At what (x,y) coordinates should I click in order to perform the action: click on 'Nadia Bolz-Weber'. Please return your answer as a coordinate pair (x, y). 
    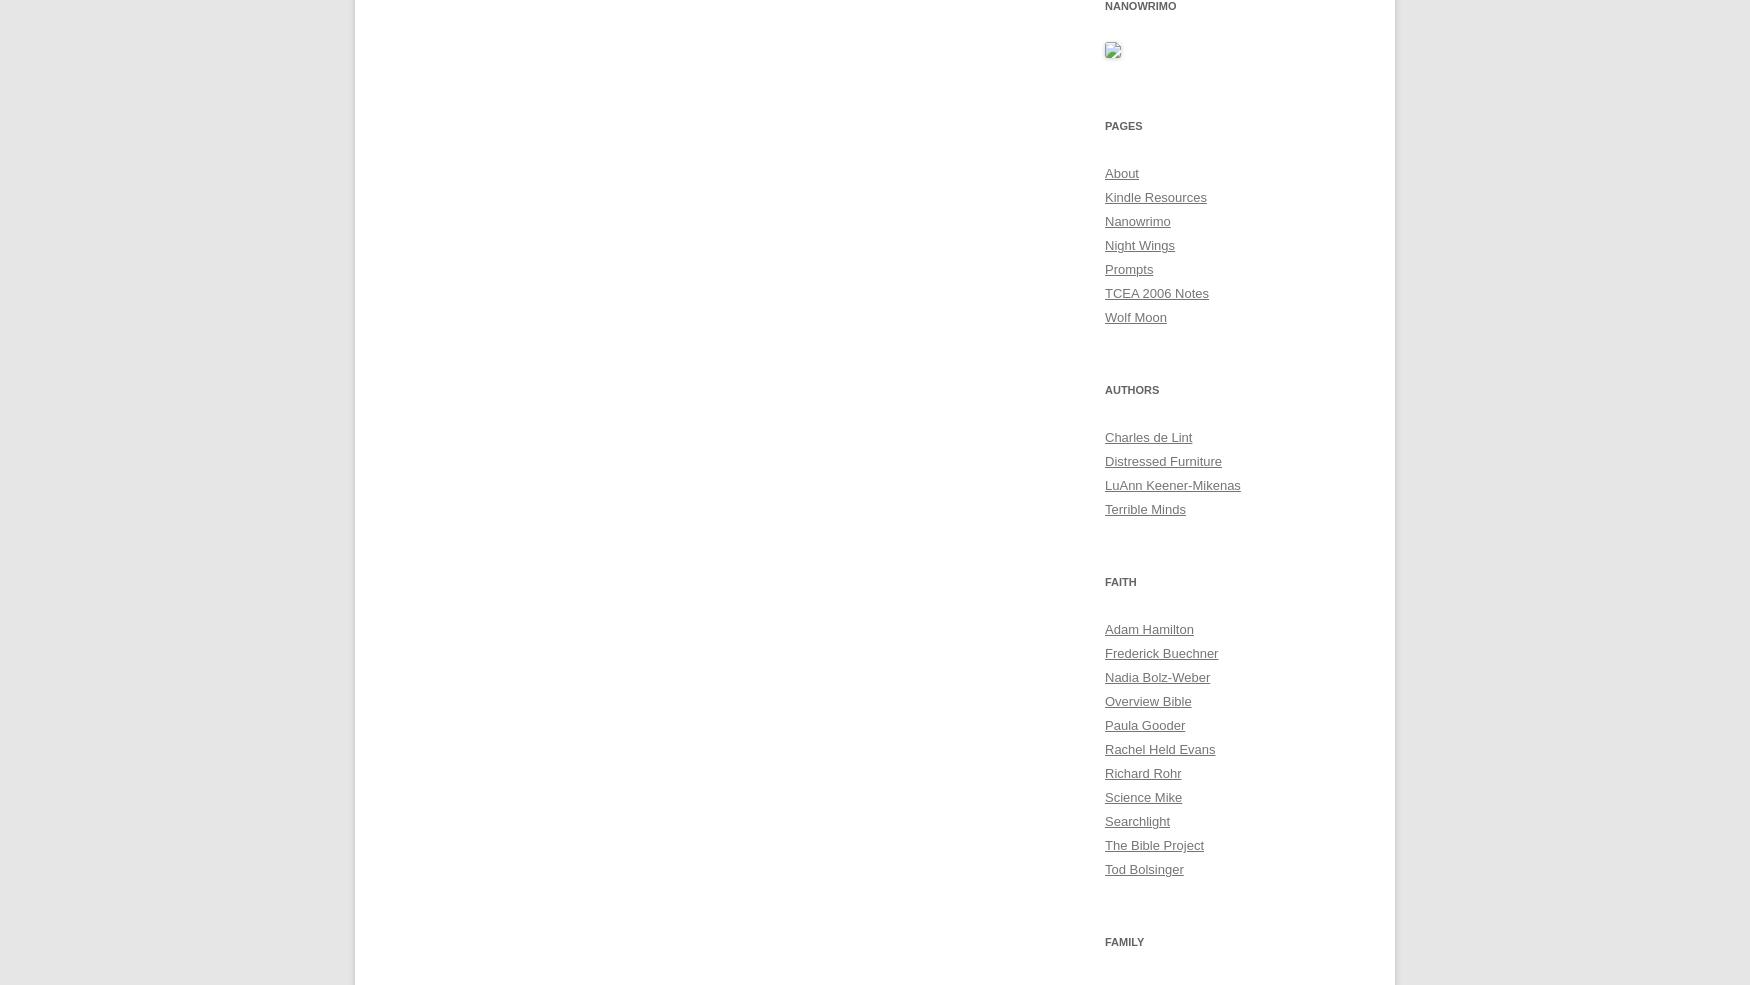
    Looking at the image, I should click on (1104, 676).